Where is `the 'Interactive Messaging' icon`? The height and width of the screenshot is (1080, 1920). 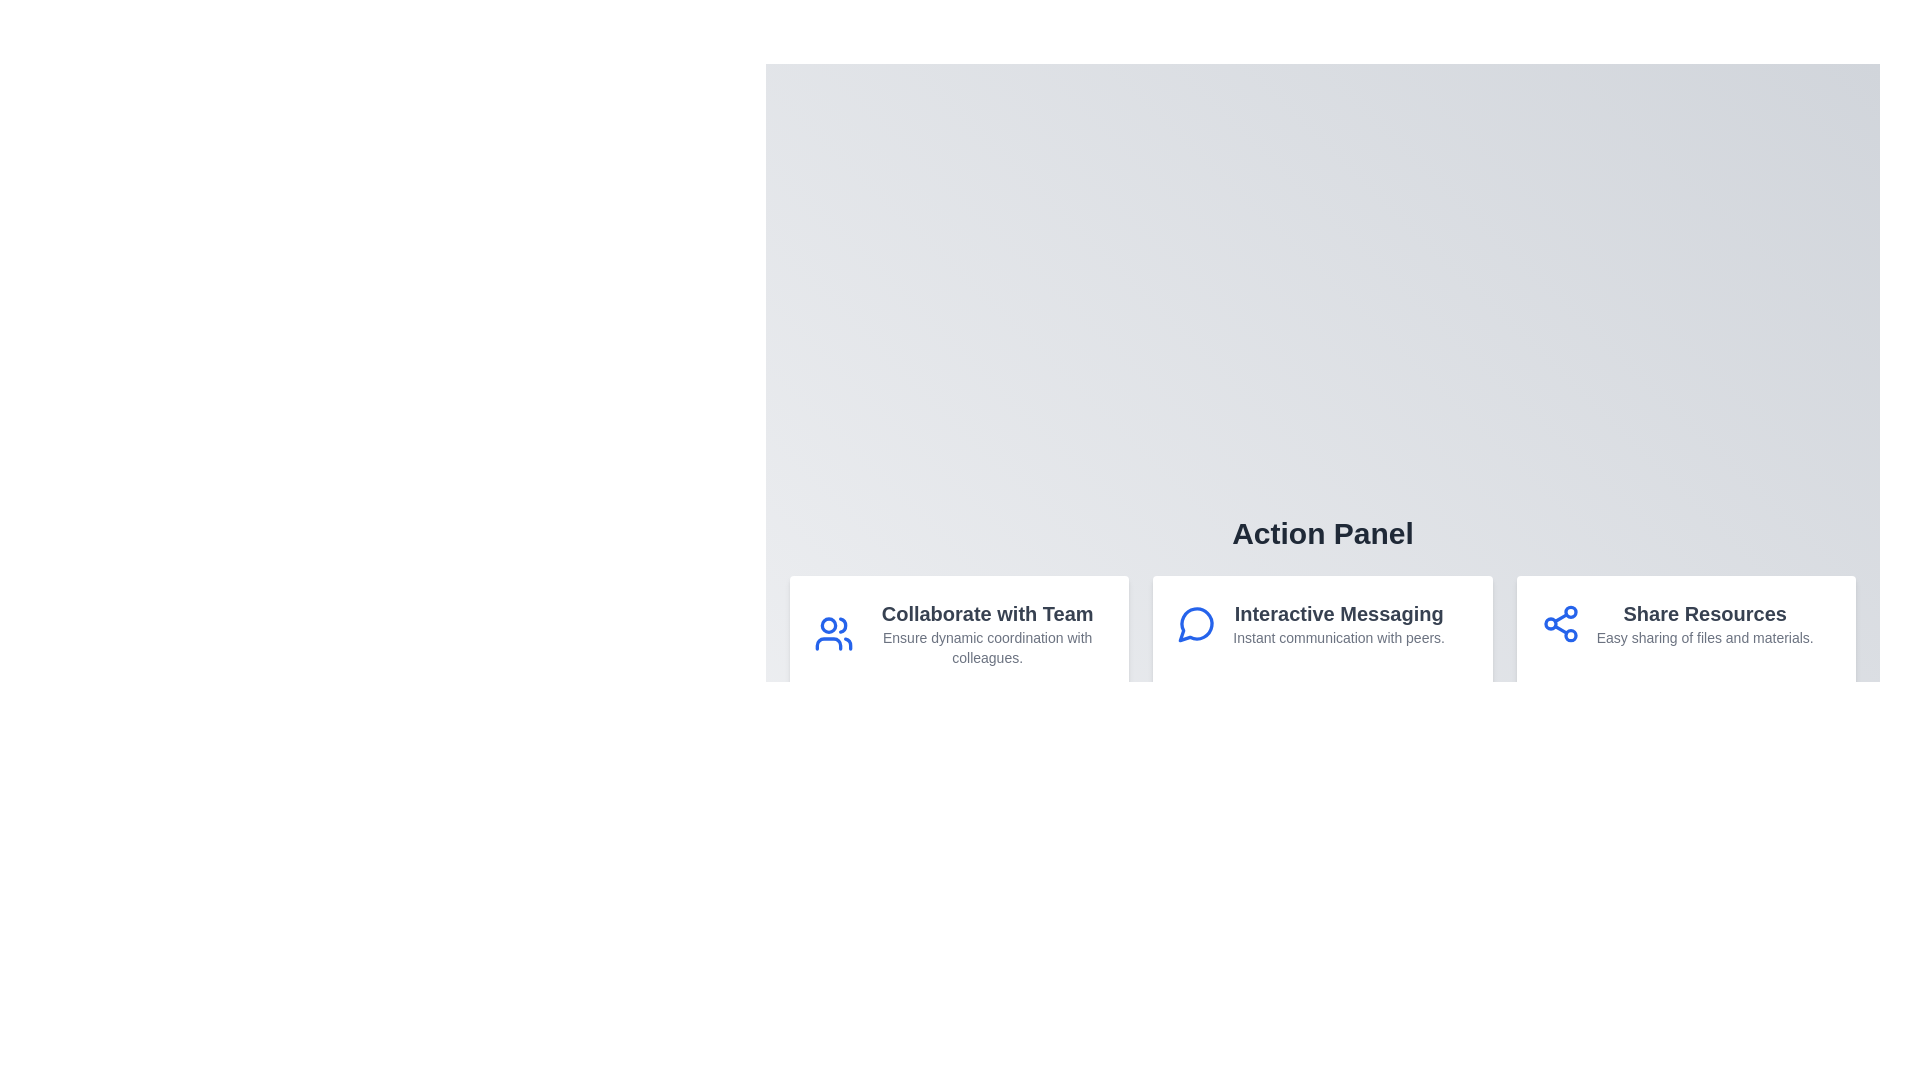
the 'Interactive Messaging' icon is located at coordinates (1197, 623).